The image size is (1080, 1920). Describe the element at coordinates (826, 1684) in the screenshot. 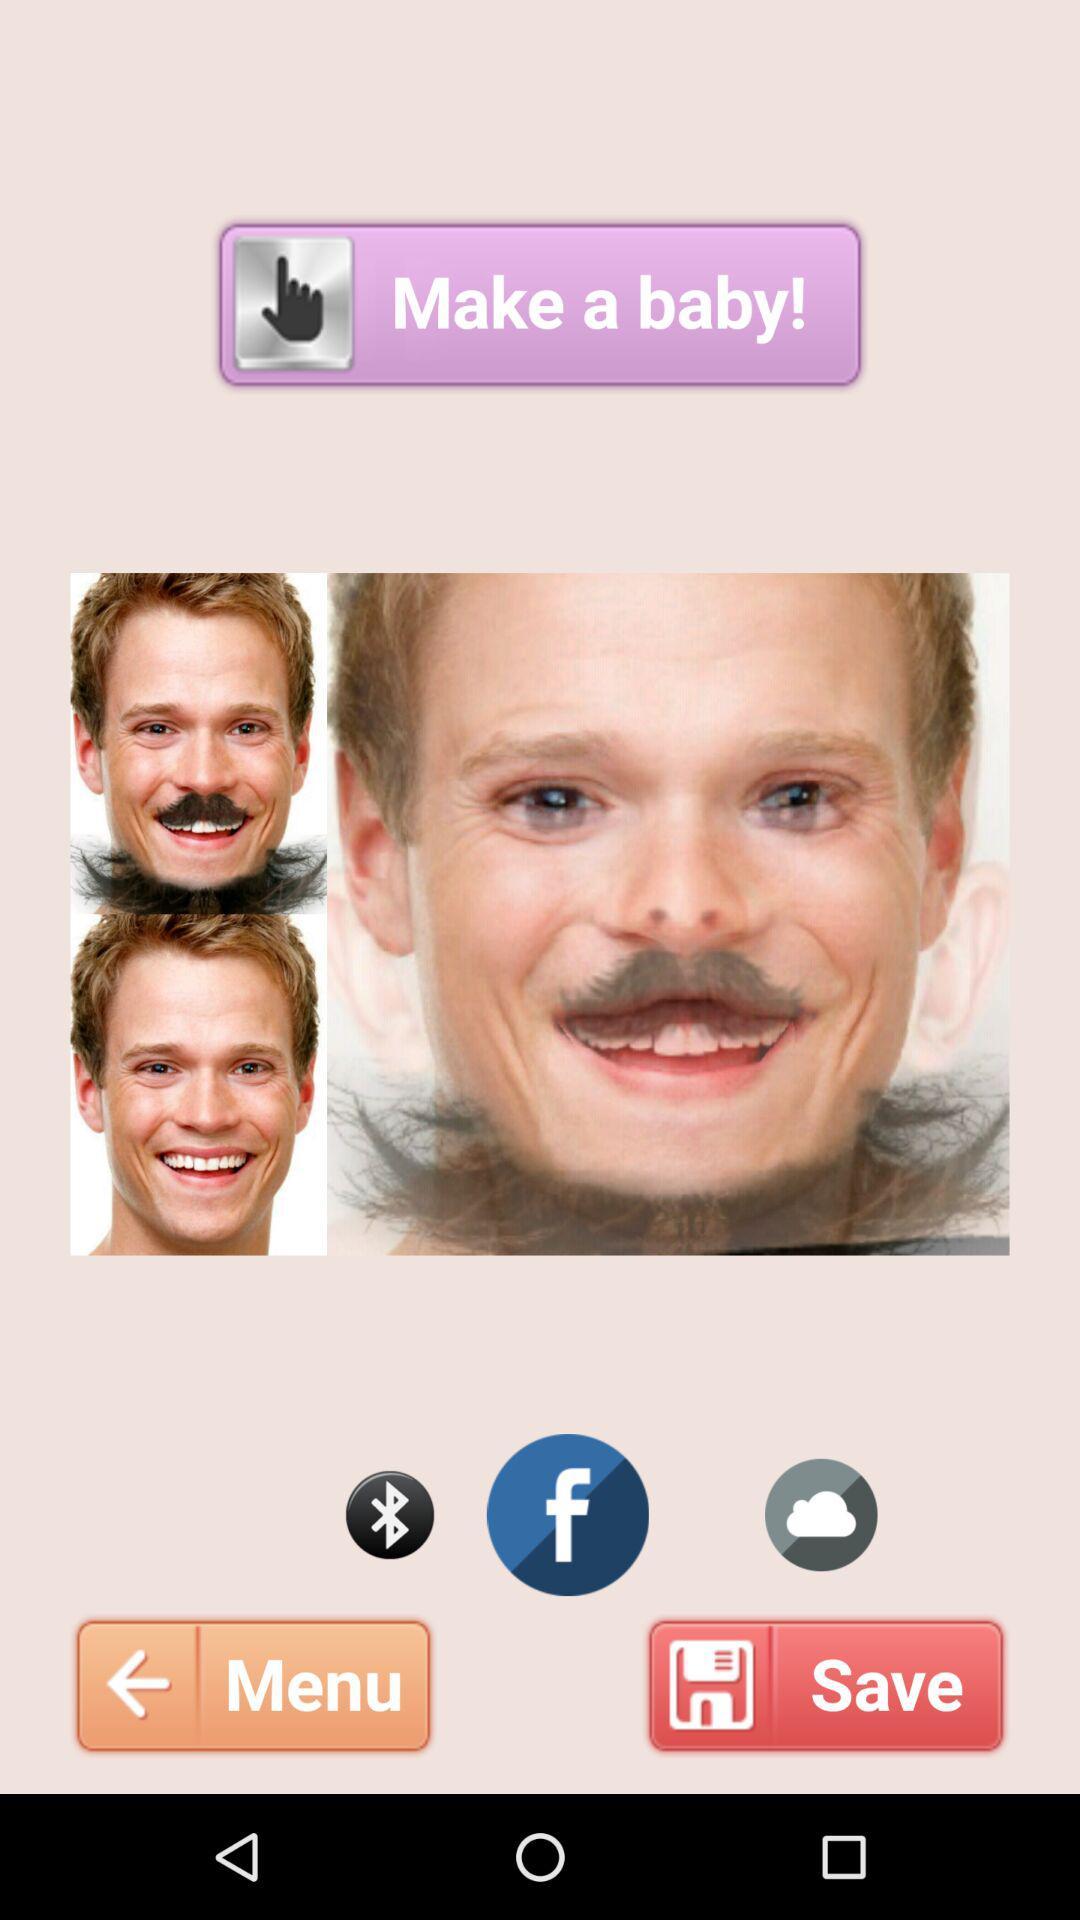

I see `the save` at that location.